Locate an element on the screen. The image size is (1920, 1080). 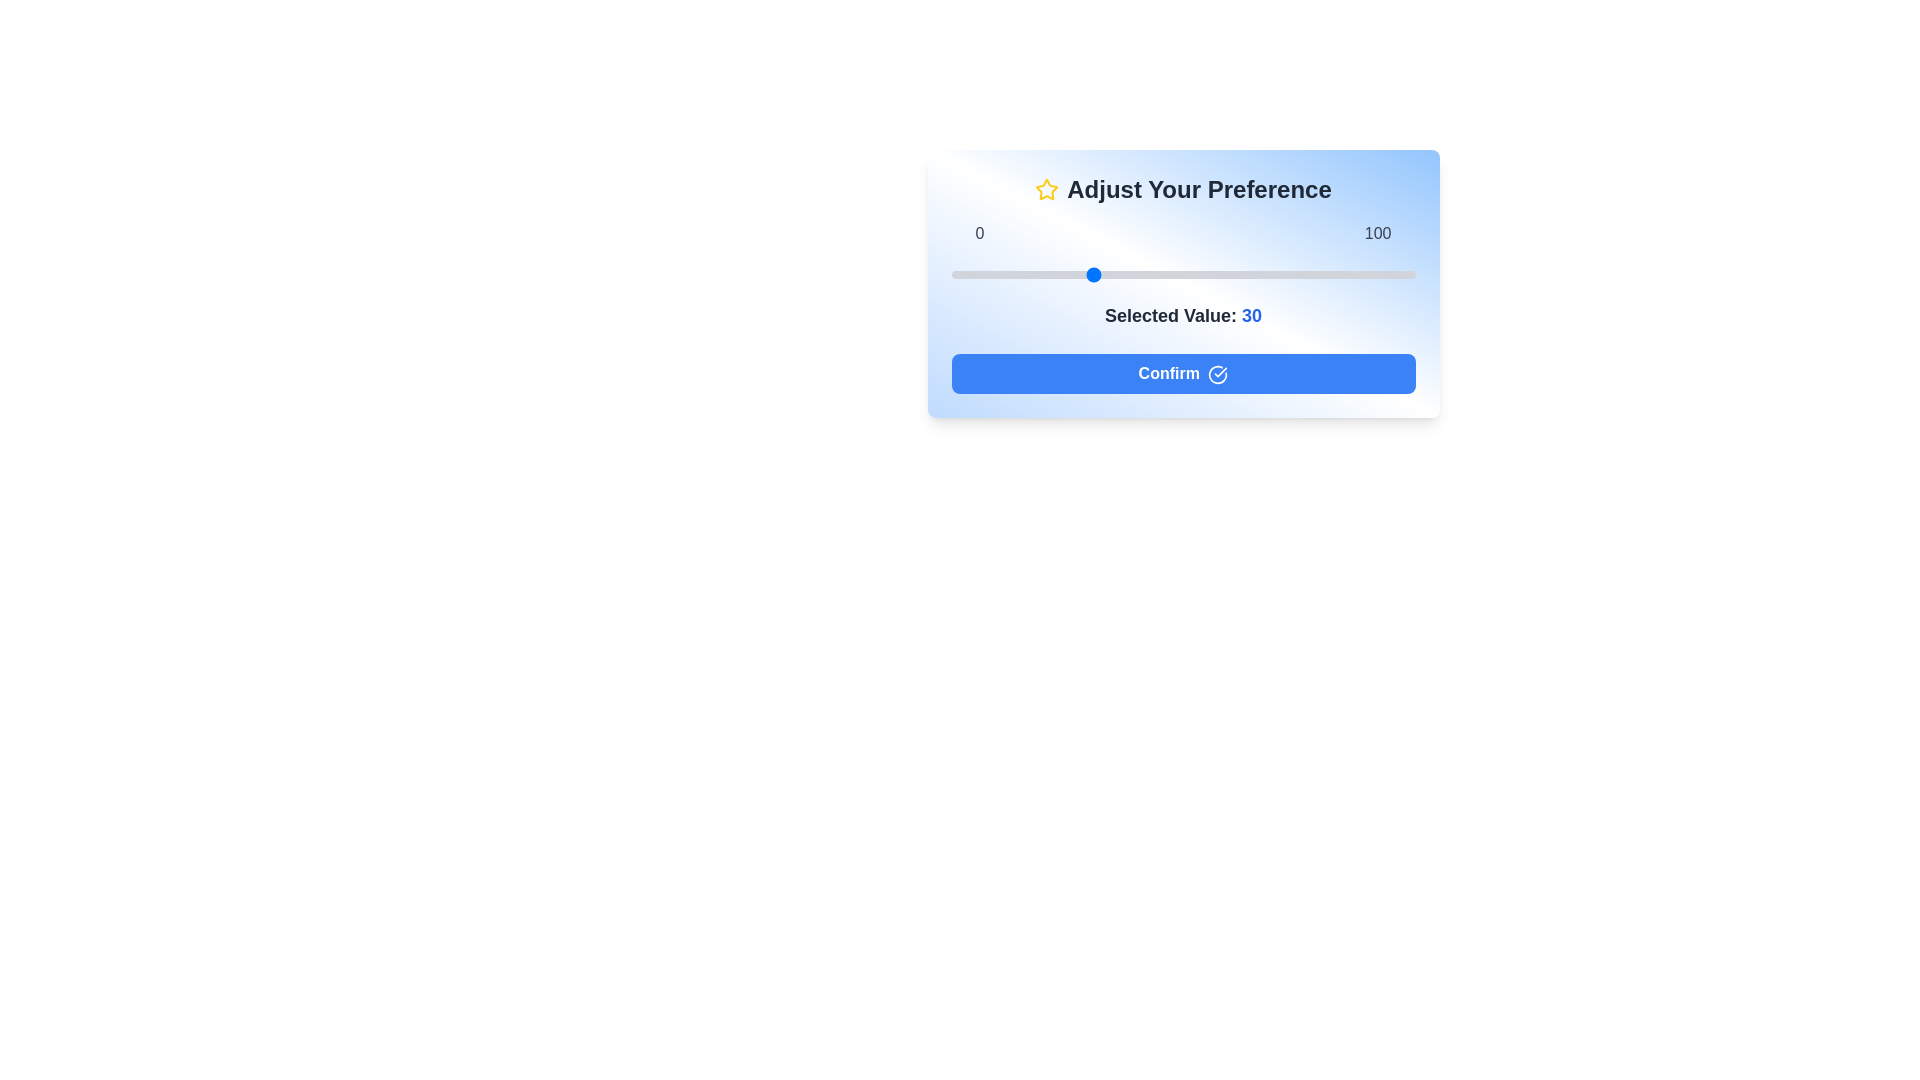
the star icon to interact with it is located at coordinates (1045, 189).